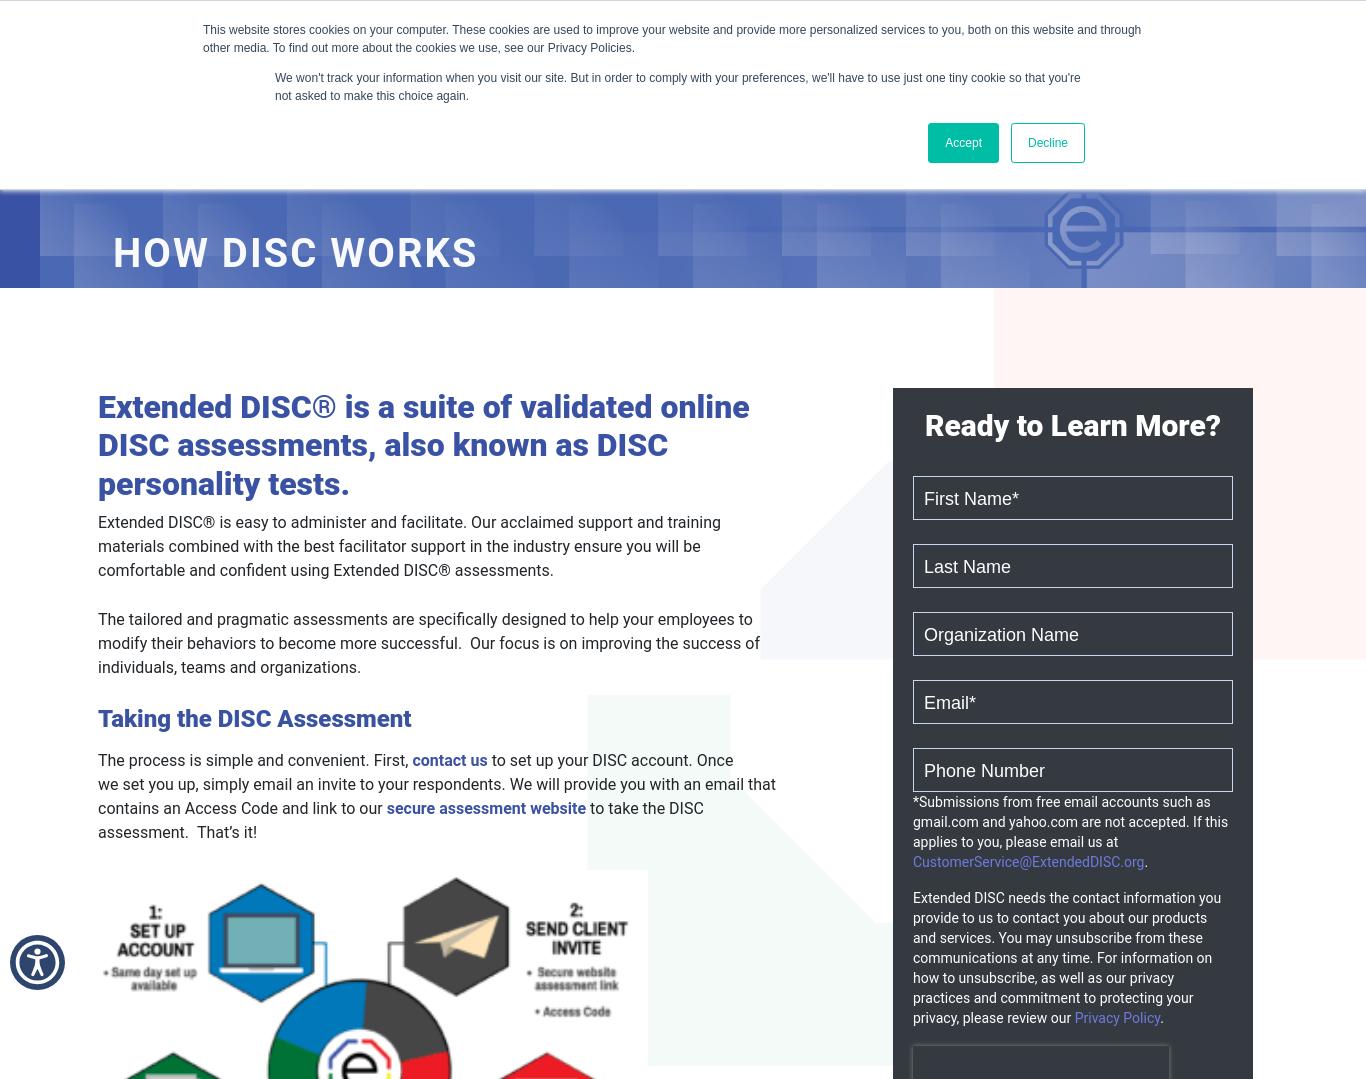 The image size is (1366, 1079). What do you see at coordinates (1027, 861) in the screenshot?
I see `'CustomerService@ExtendedDISC.org'` at bounding box center [1027, 861].